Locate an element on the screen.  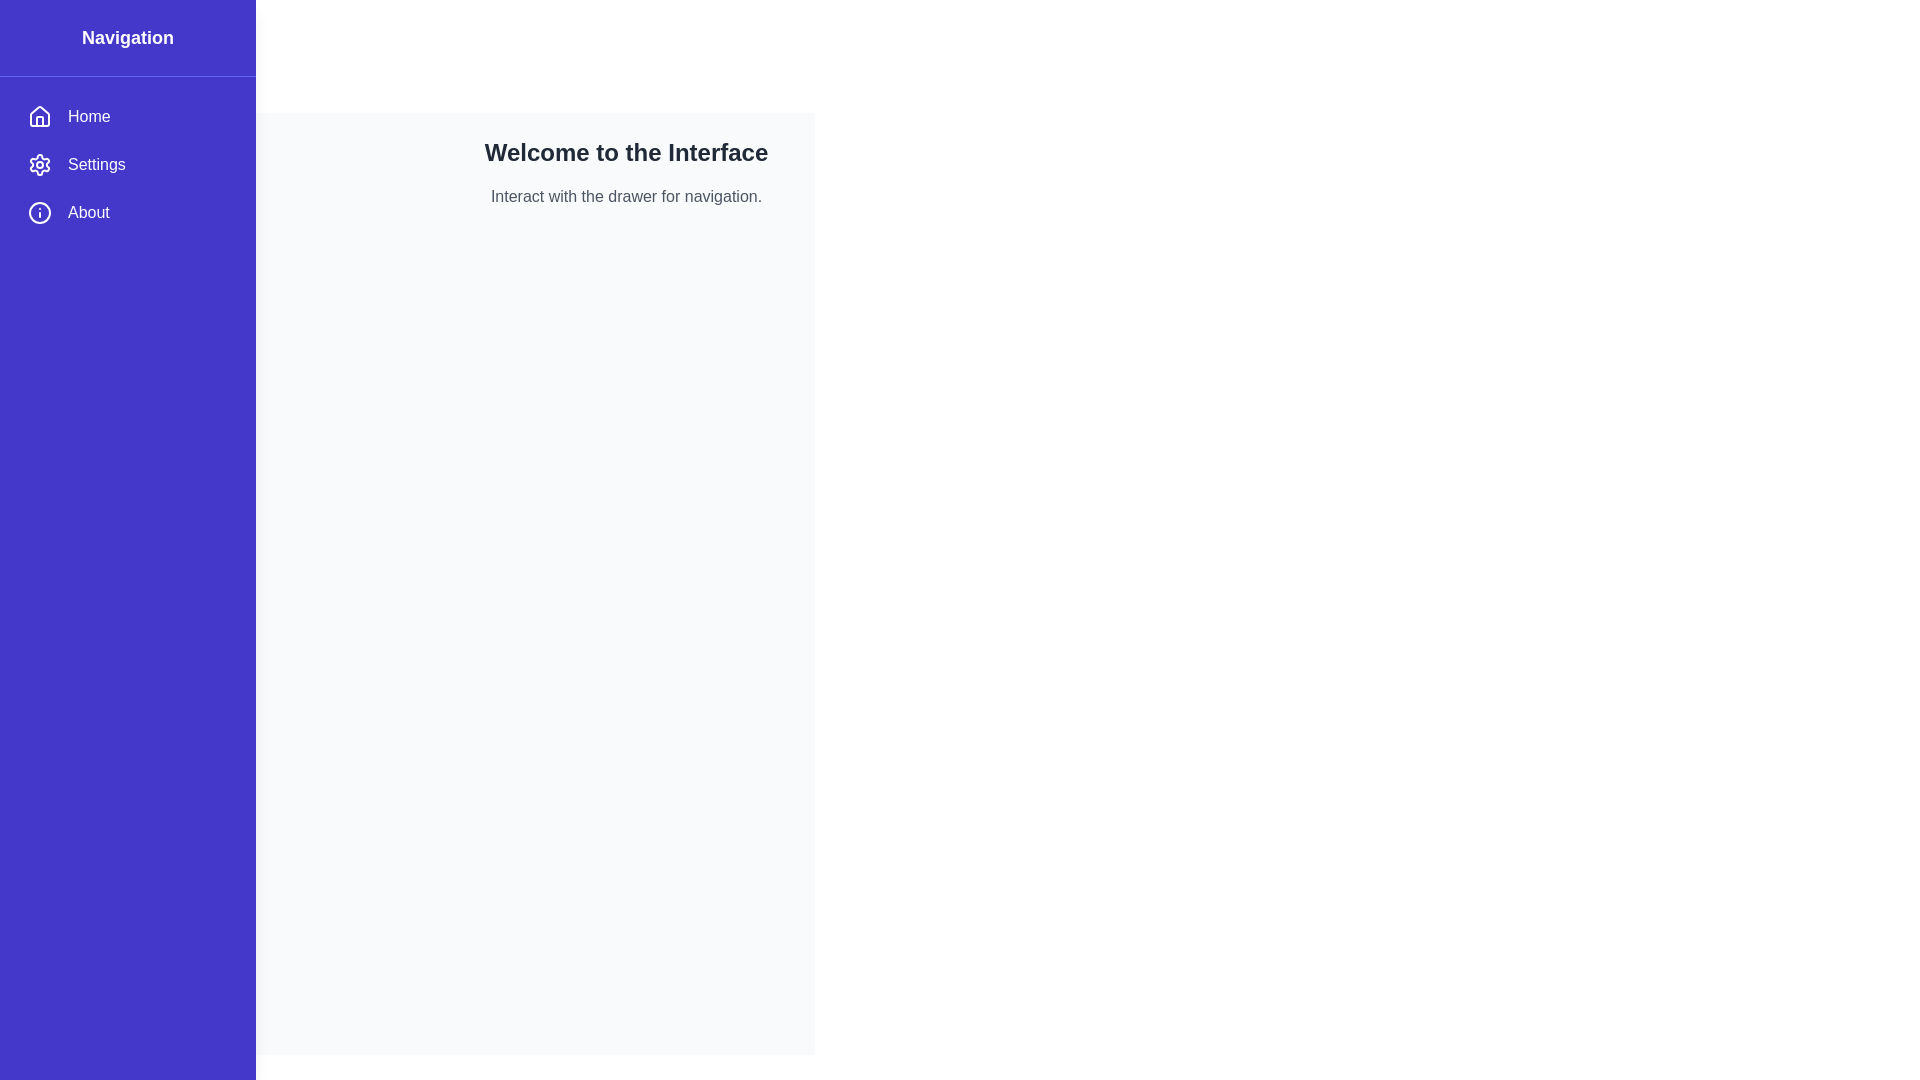
the button to toggle the drawer's visibility is located at coordinates (52, 50).